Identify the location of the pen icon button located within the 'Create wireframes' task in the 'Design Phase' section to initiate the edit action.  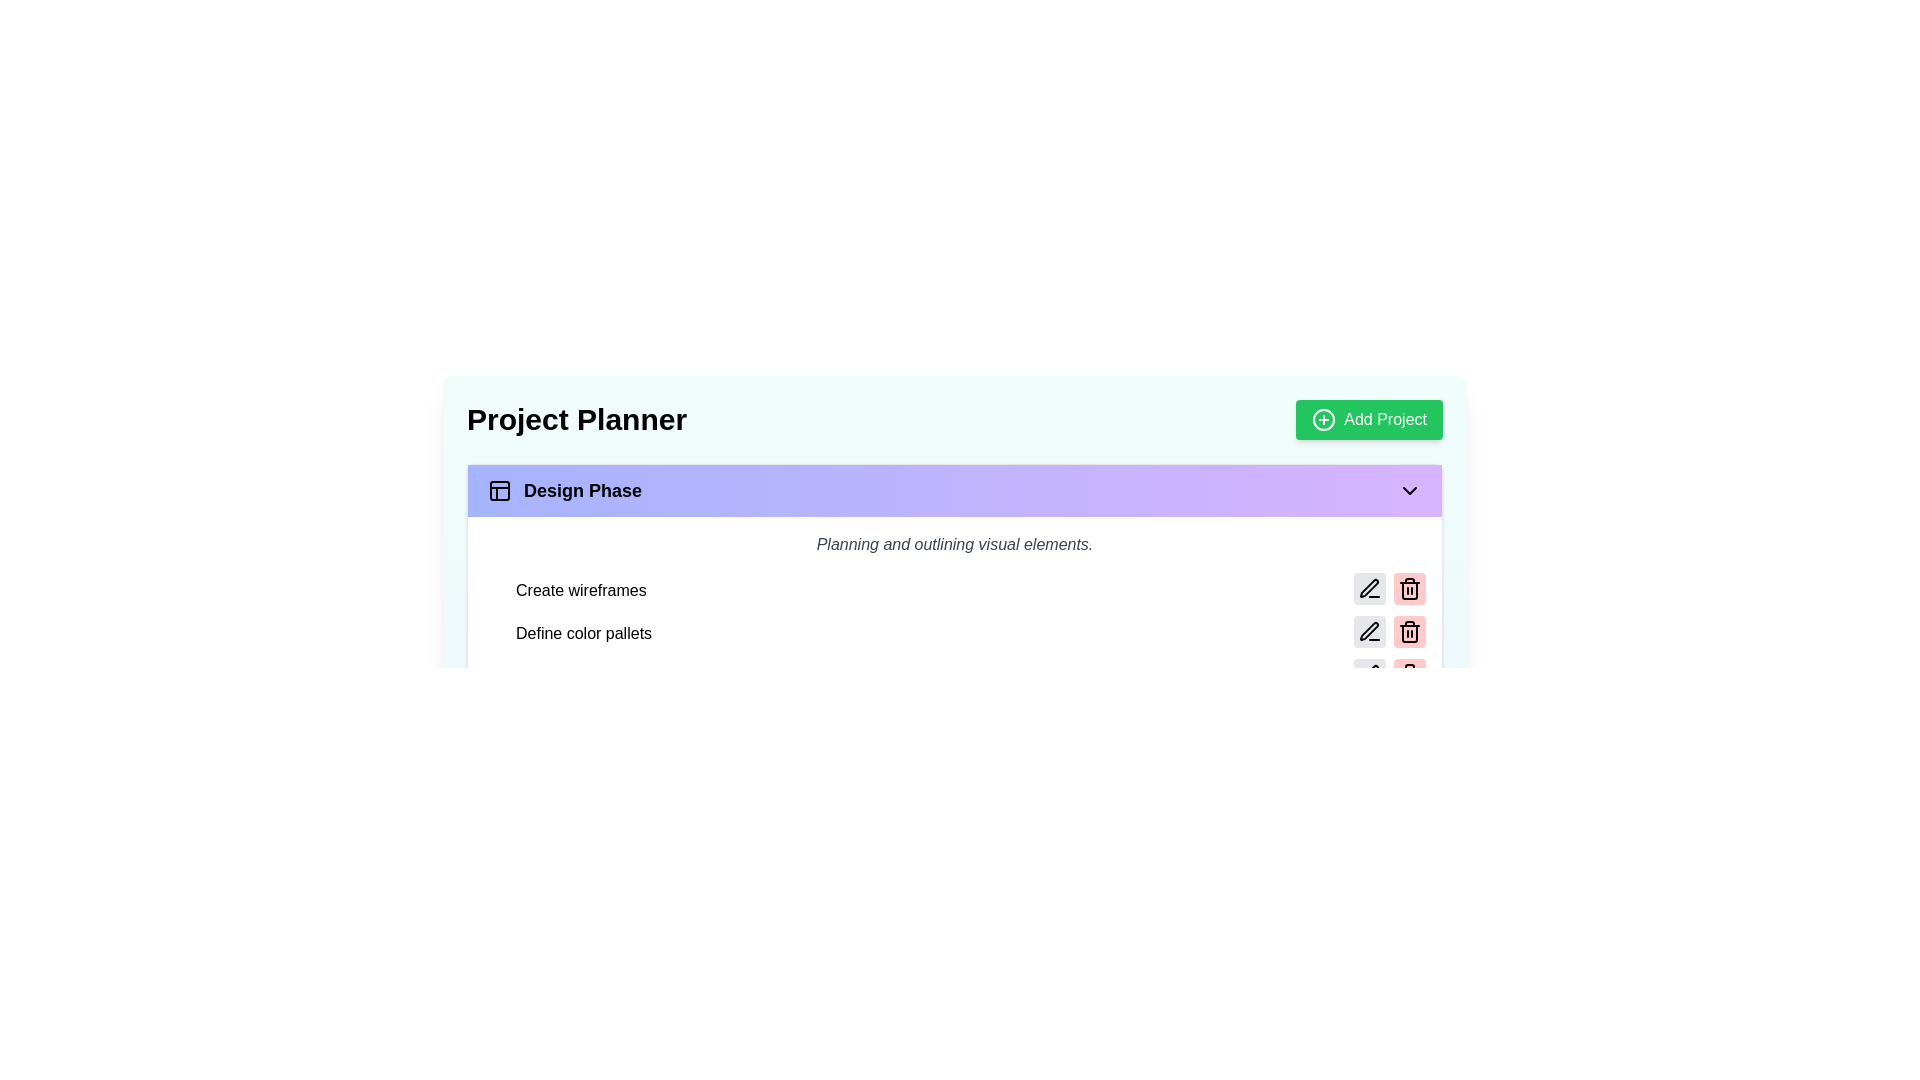
(1368, 588).